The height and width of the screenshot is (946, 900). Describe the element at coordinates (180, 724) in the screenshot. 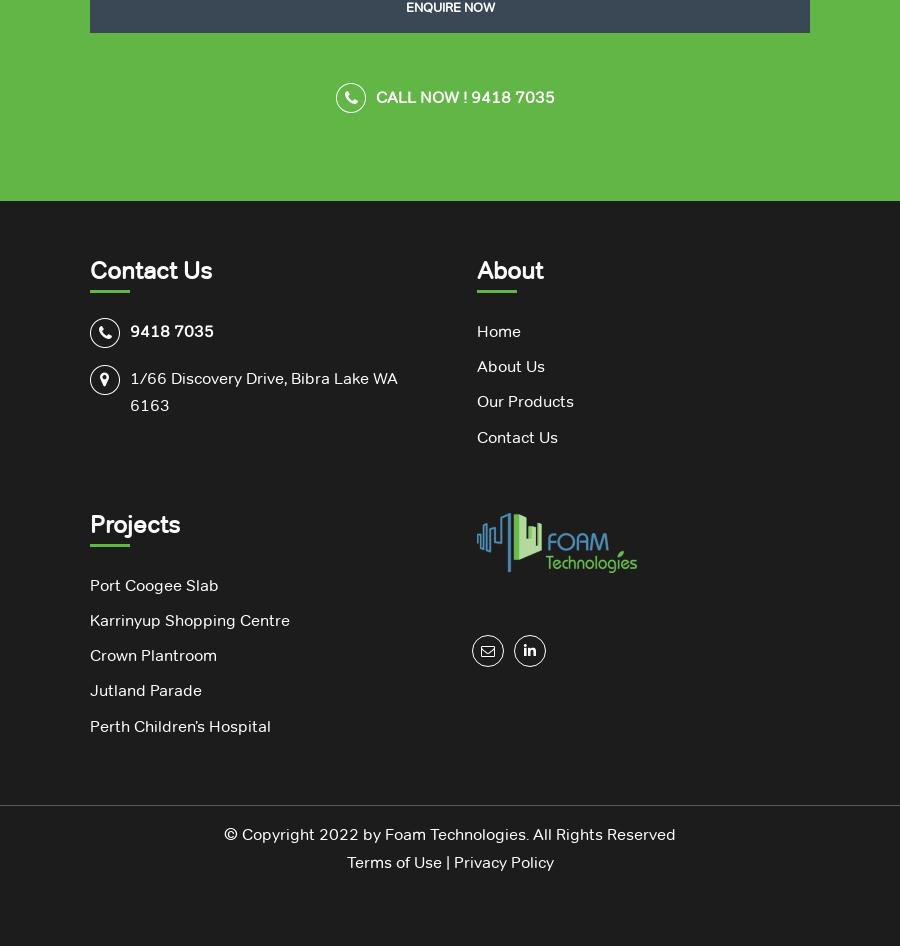

I see `'Perth Children’s Hospital'` at that location.